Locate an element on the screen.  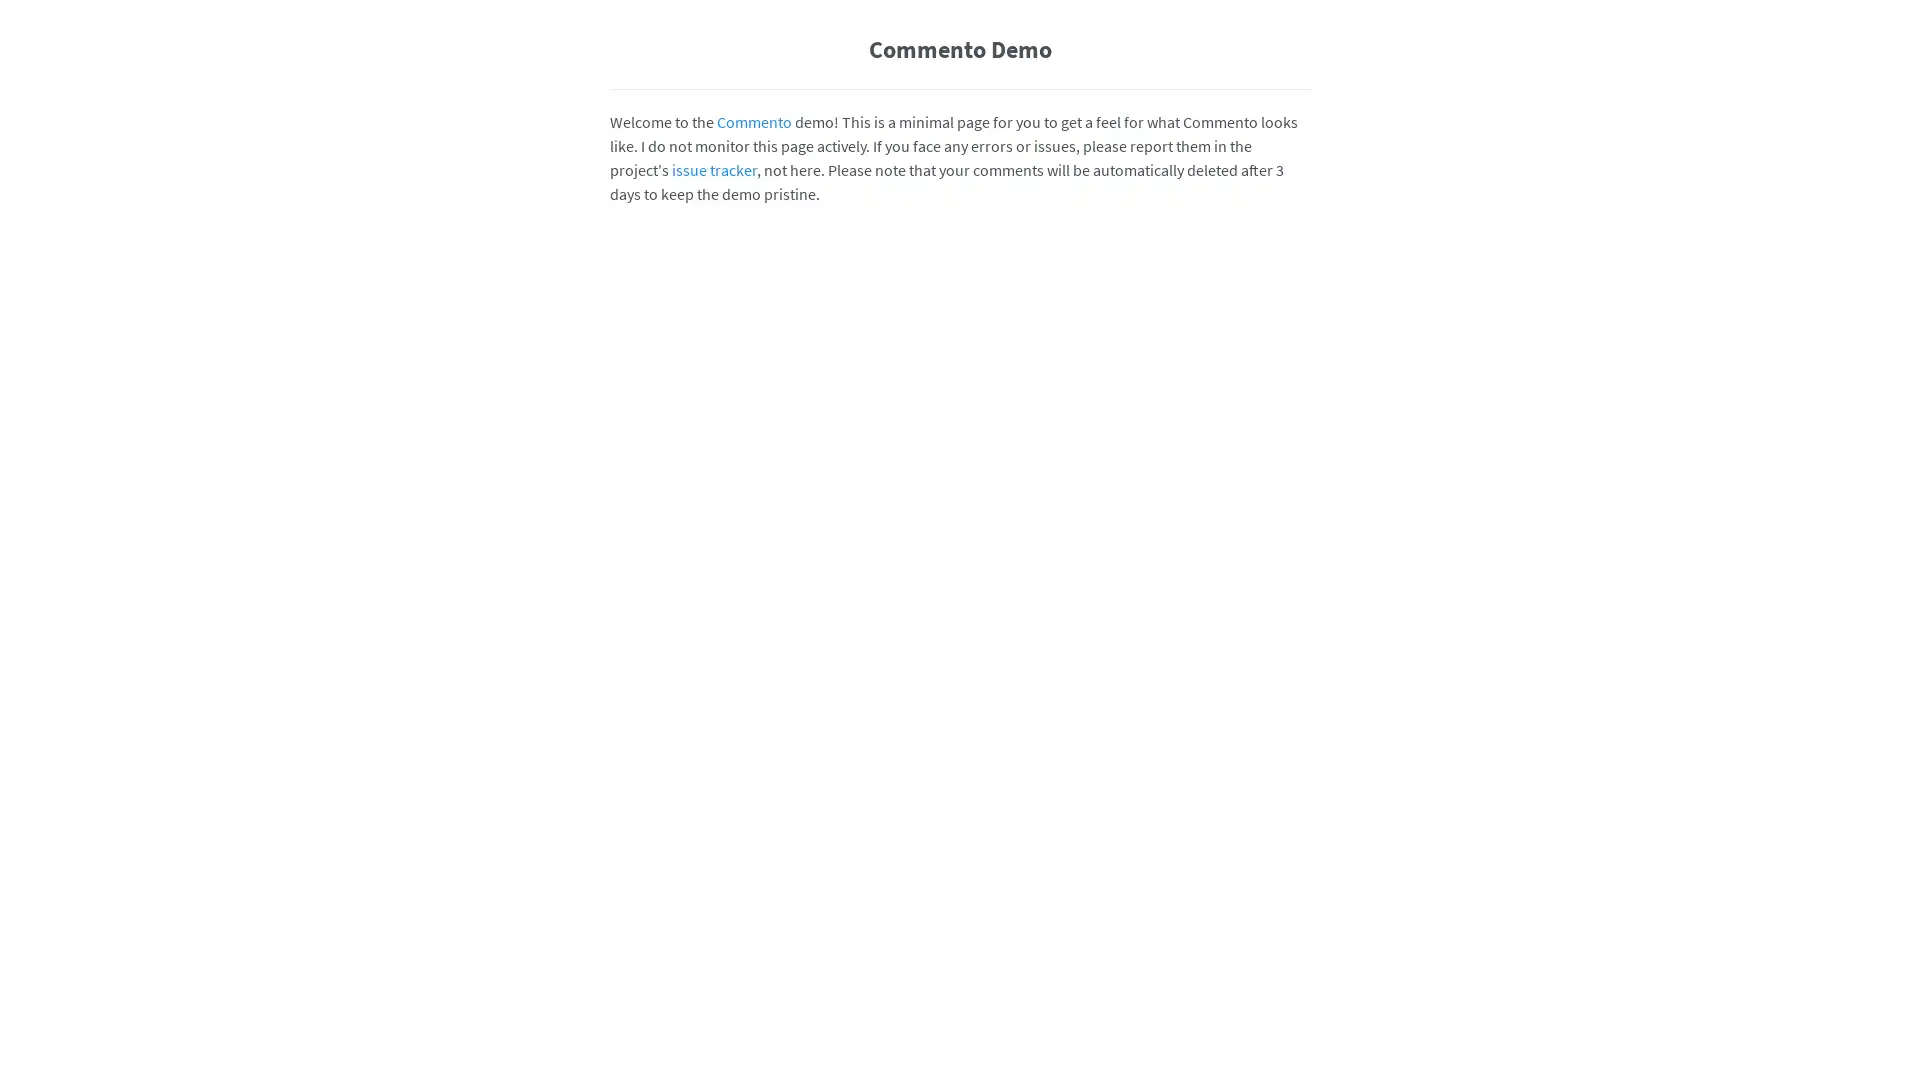
Reply is located at coordinates (1200, 550).